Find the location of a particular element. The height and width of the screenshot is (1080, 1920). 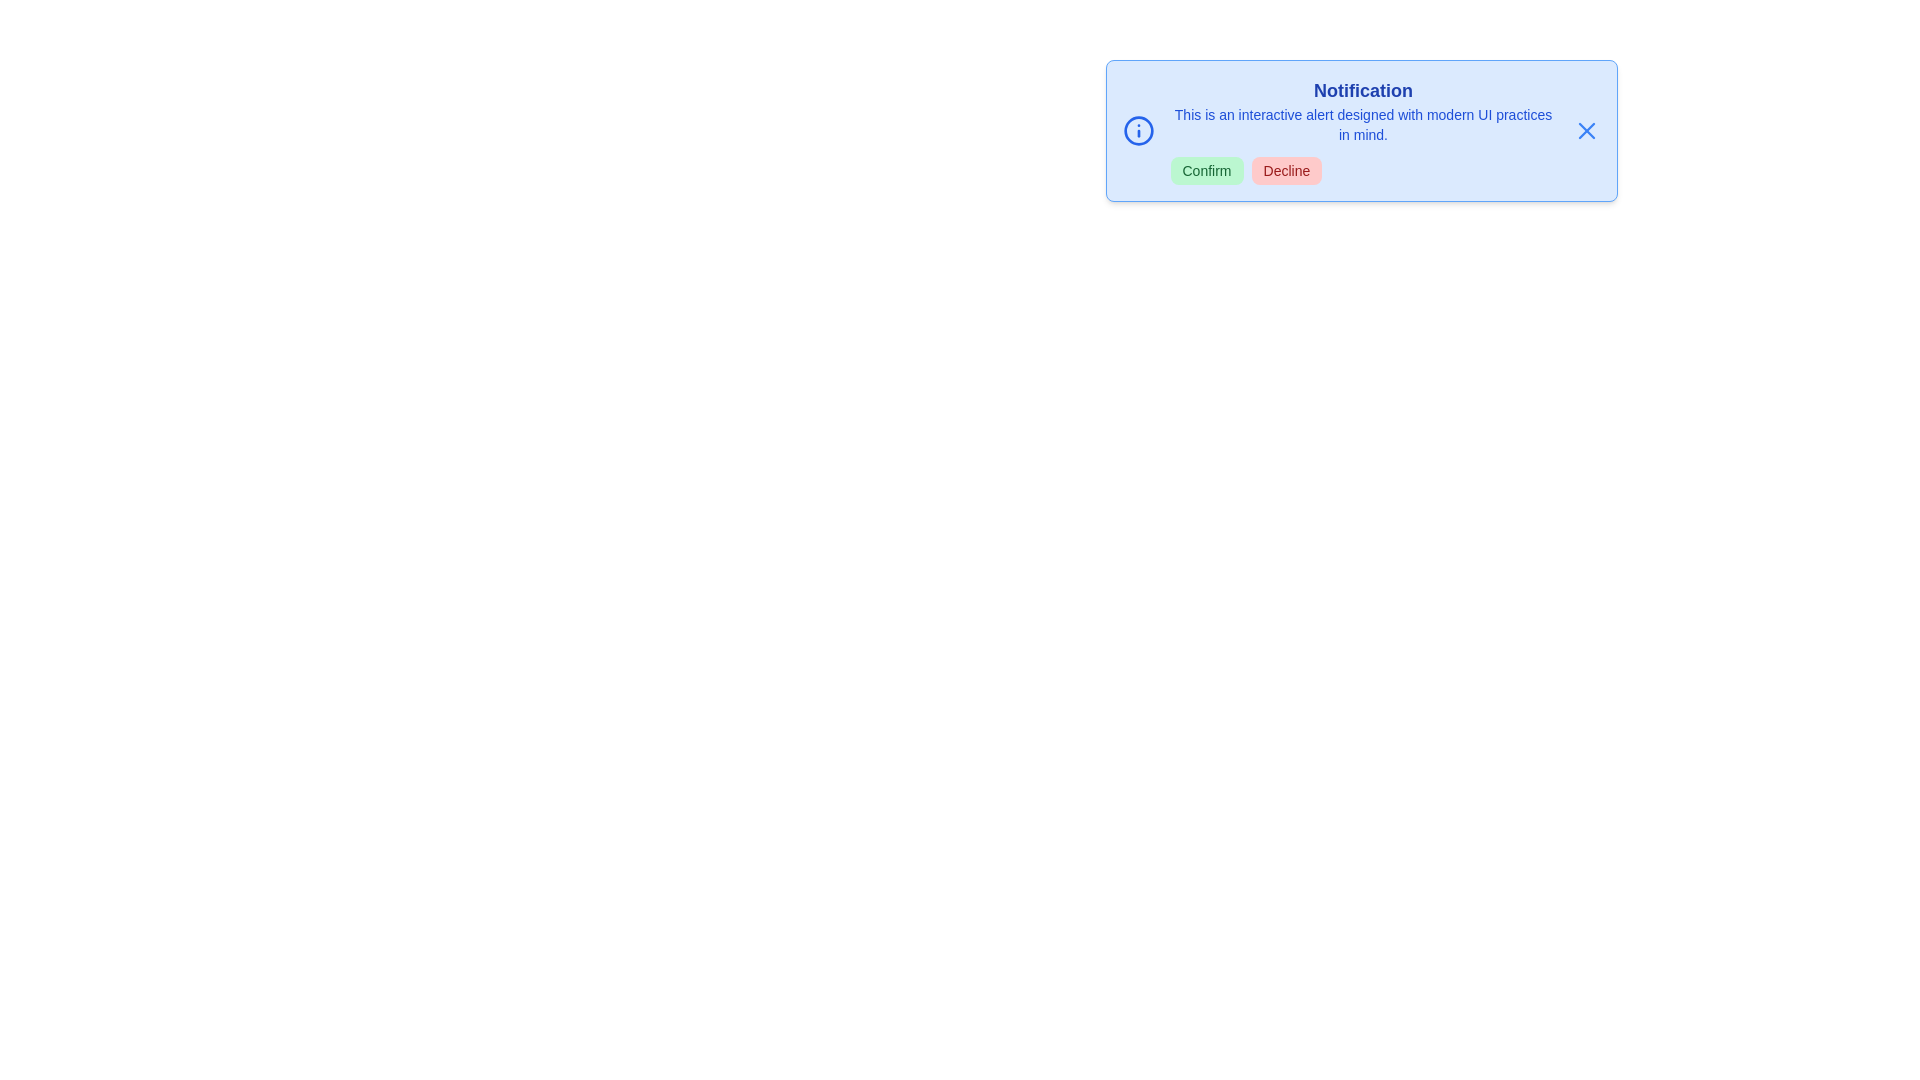

the 'Decline' button to decline the action is located at coordinates (1286, 169).